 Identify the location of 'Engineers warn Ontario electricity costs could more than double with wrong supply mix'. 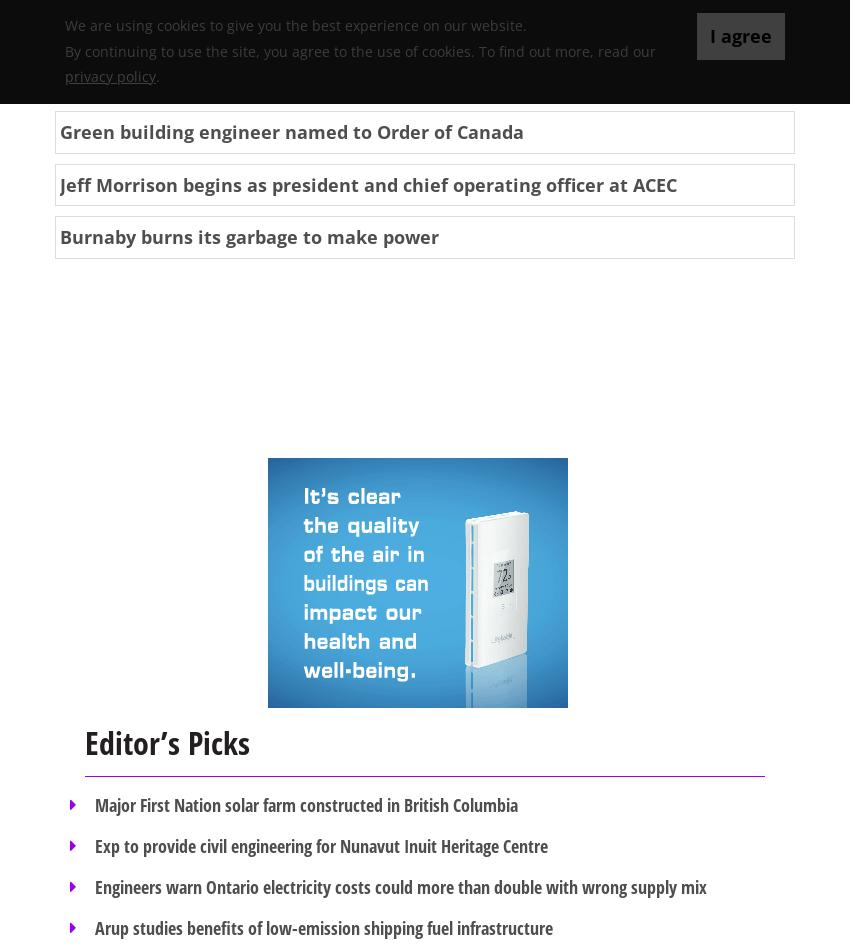
(399, 885).